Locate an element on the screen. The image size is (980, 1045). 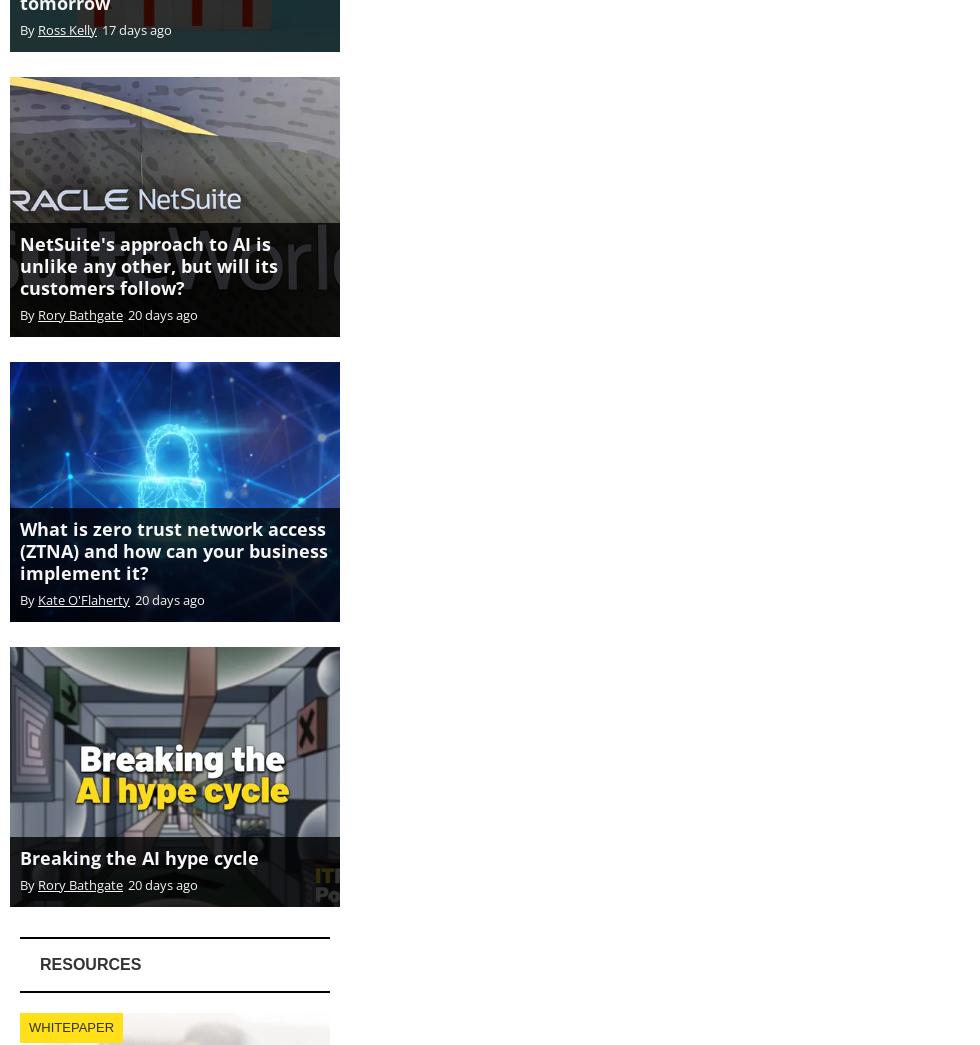
'What is zero trust network access (ZTNA) and how can your business implement it?' is located at coordinates (174, 530).